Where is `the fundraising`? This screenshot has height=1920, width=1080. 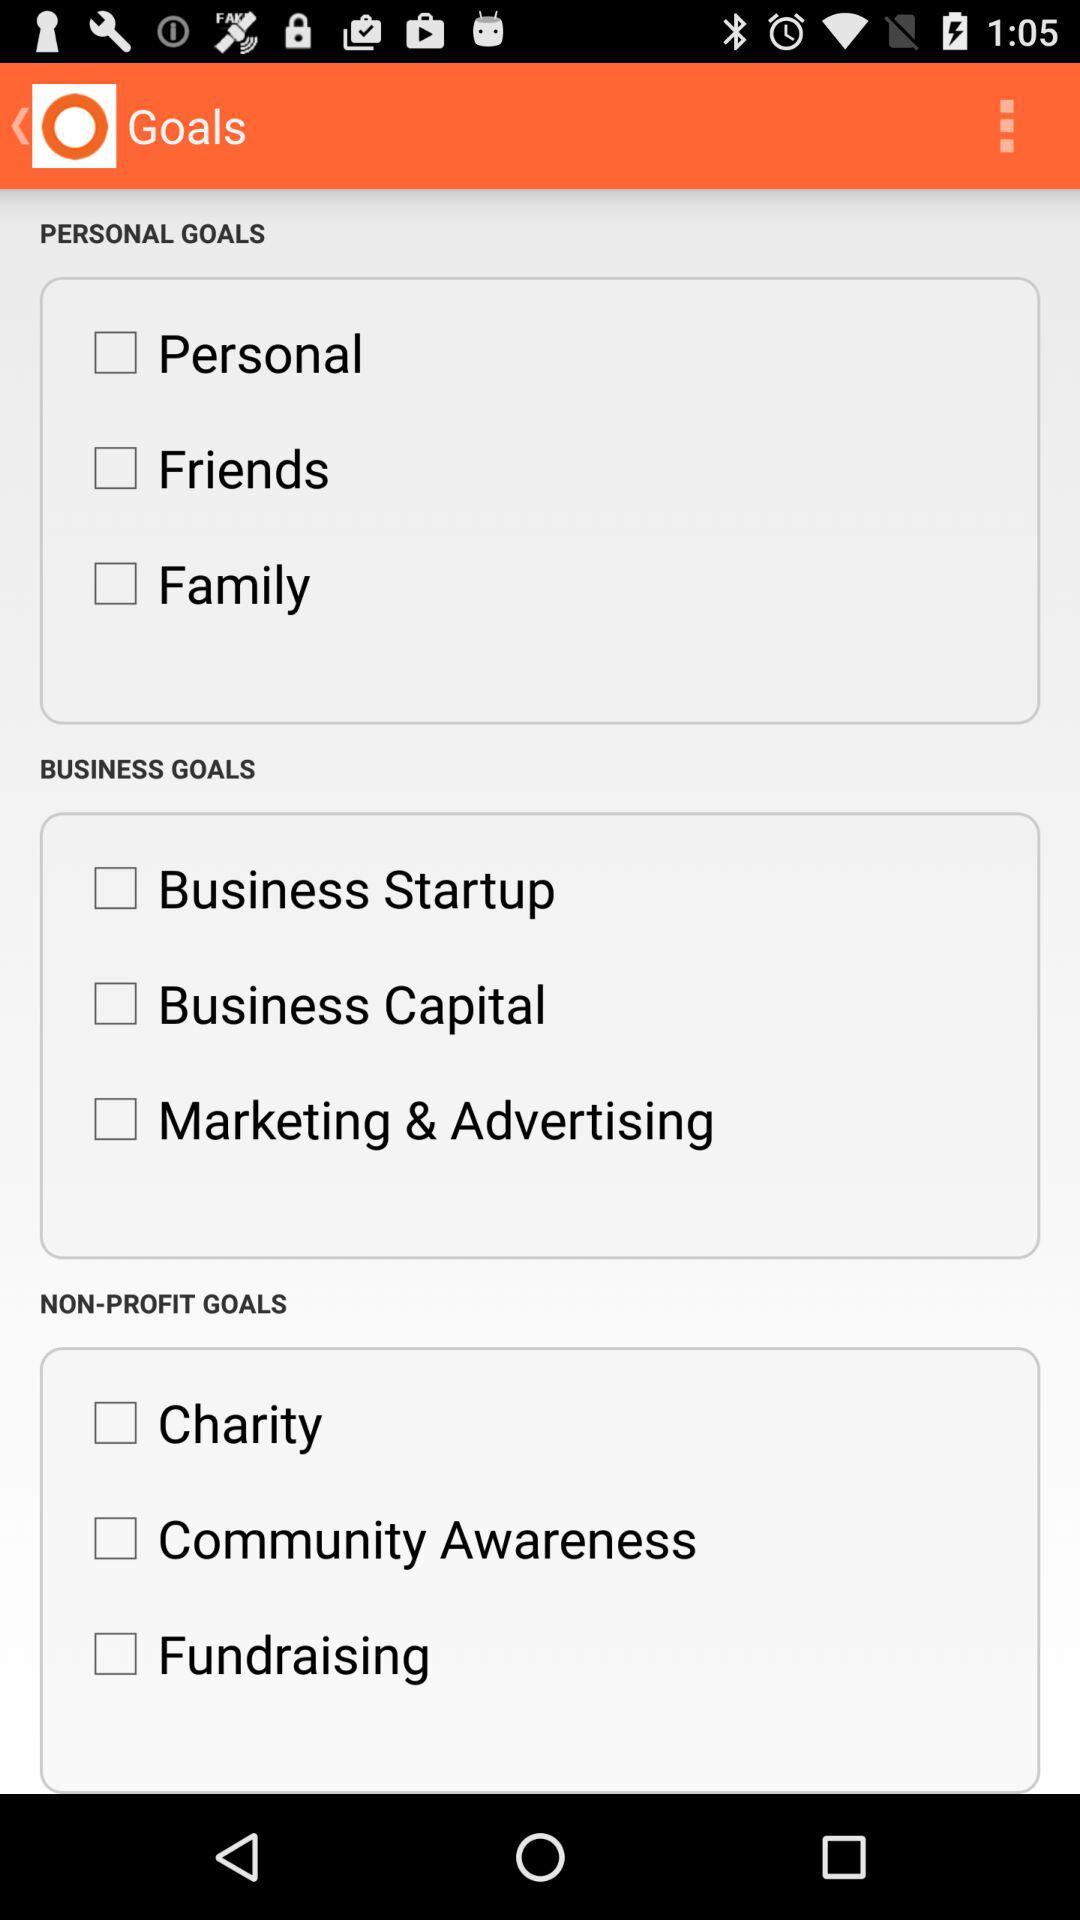
the fundraising is located at coordinates (250, 1653).